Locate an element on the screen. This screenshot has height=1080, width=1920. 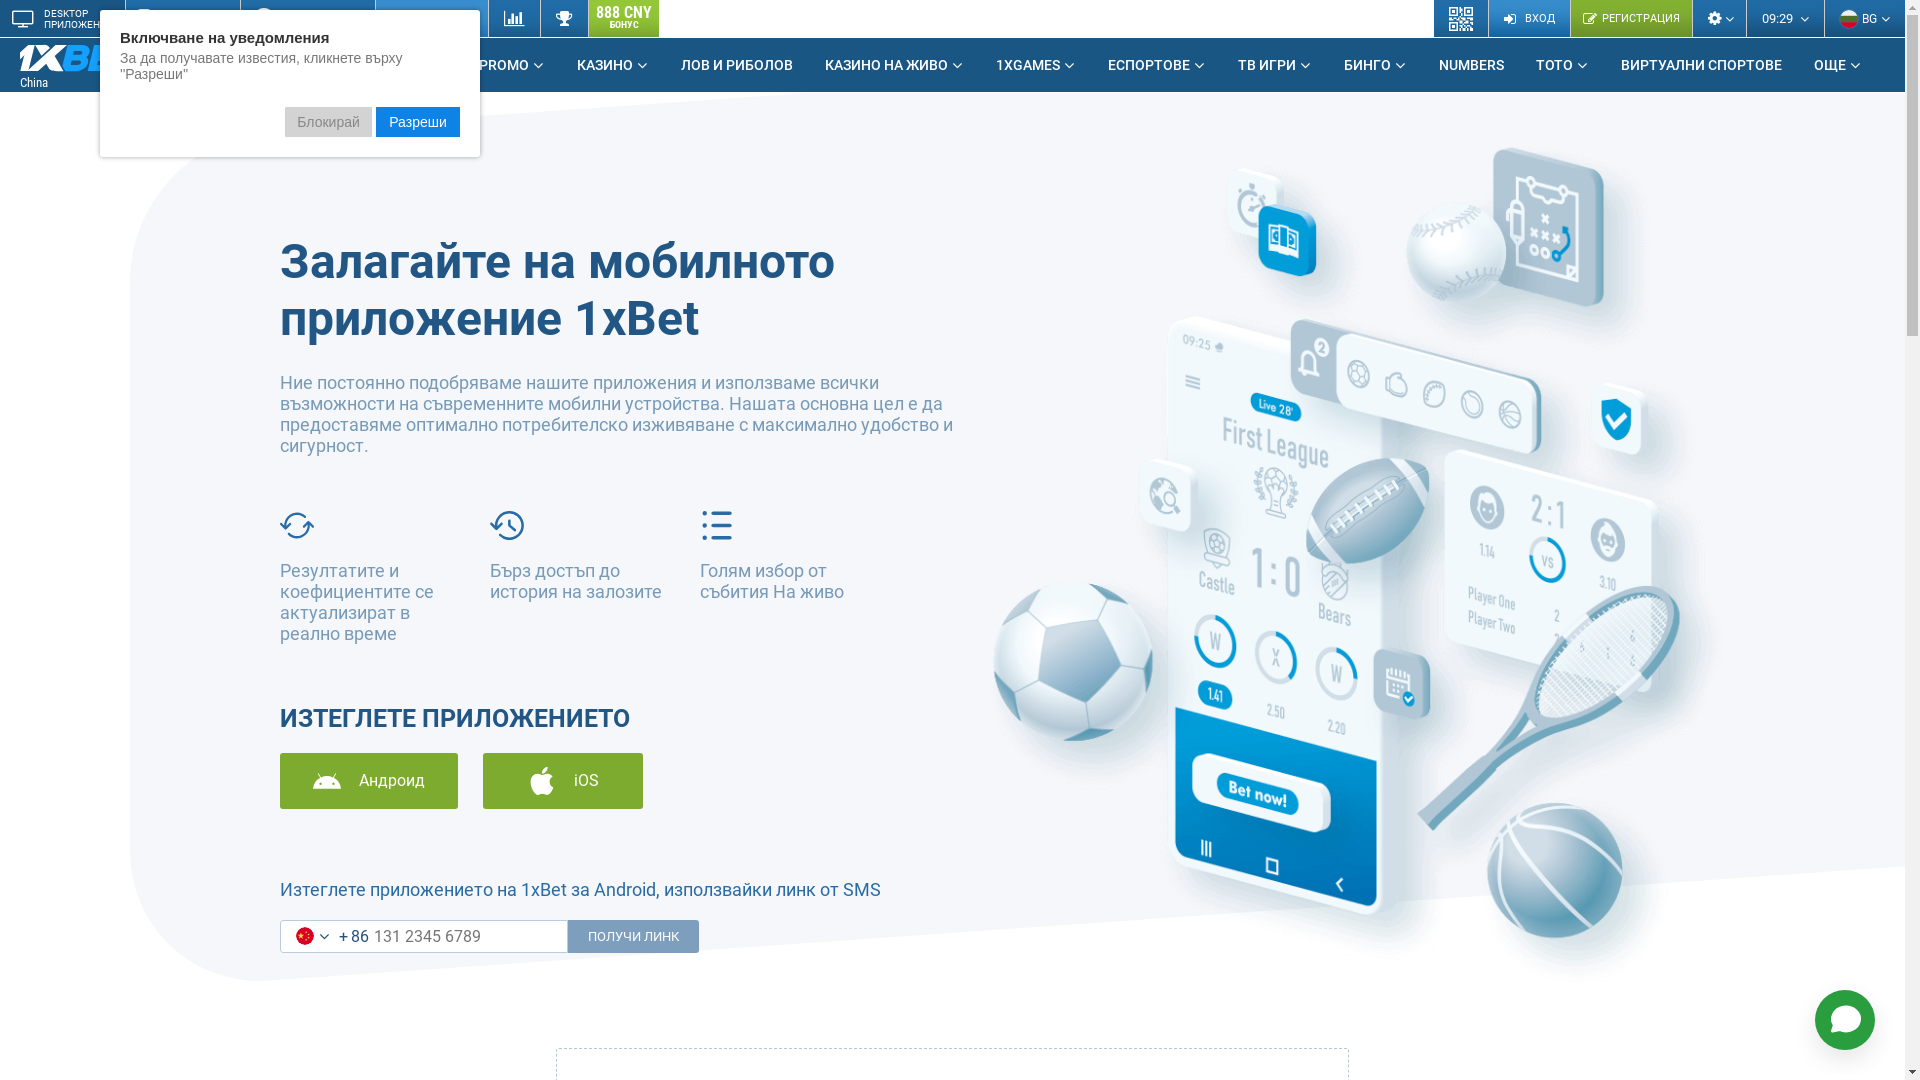
'iOS' is located at coordinates (483, 779).